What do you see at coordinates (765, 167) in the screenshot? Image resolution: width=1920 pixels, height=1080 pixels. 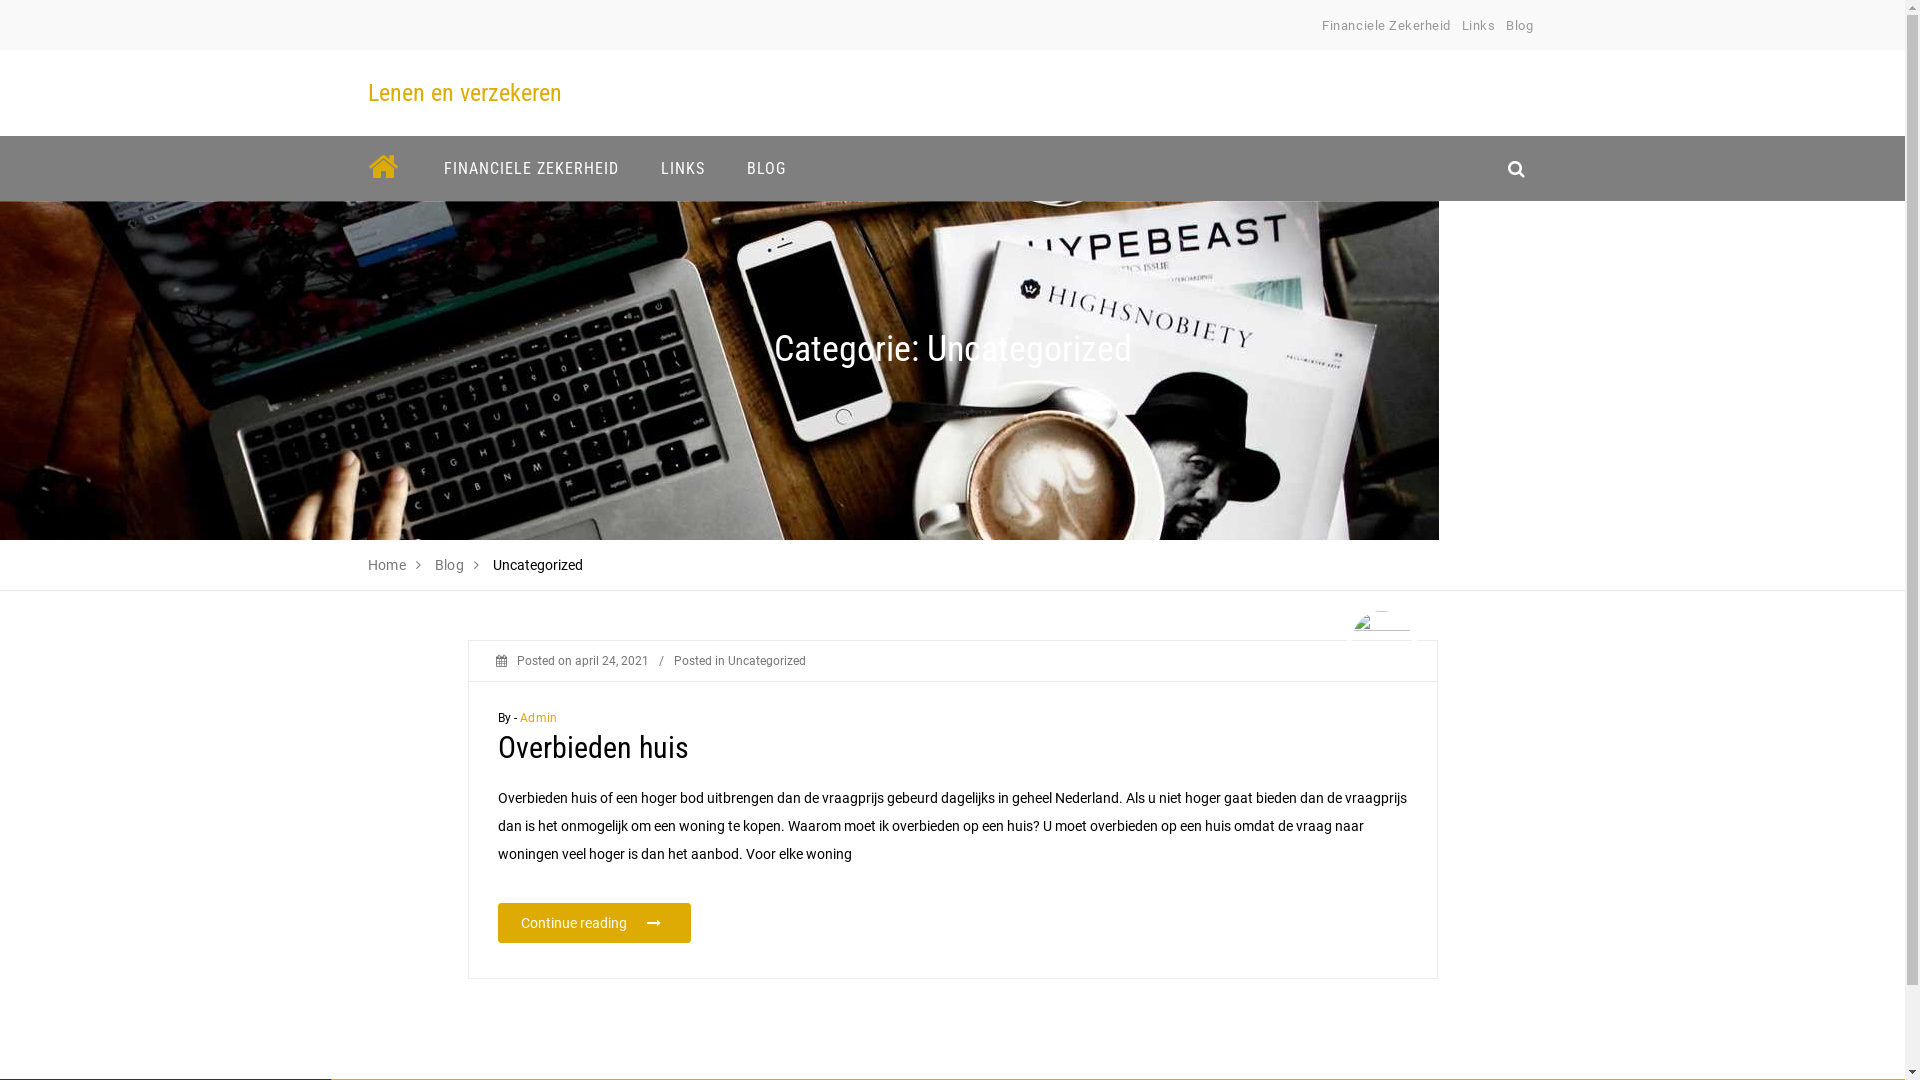 I see `'BLOG'` at bounding box center [765, 167].